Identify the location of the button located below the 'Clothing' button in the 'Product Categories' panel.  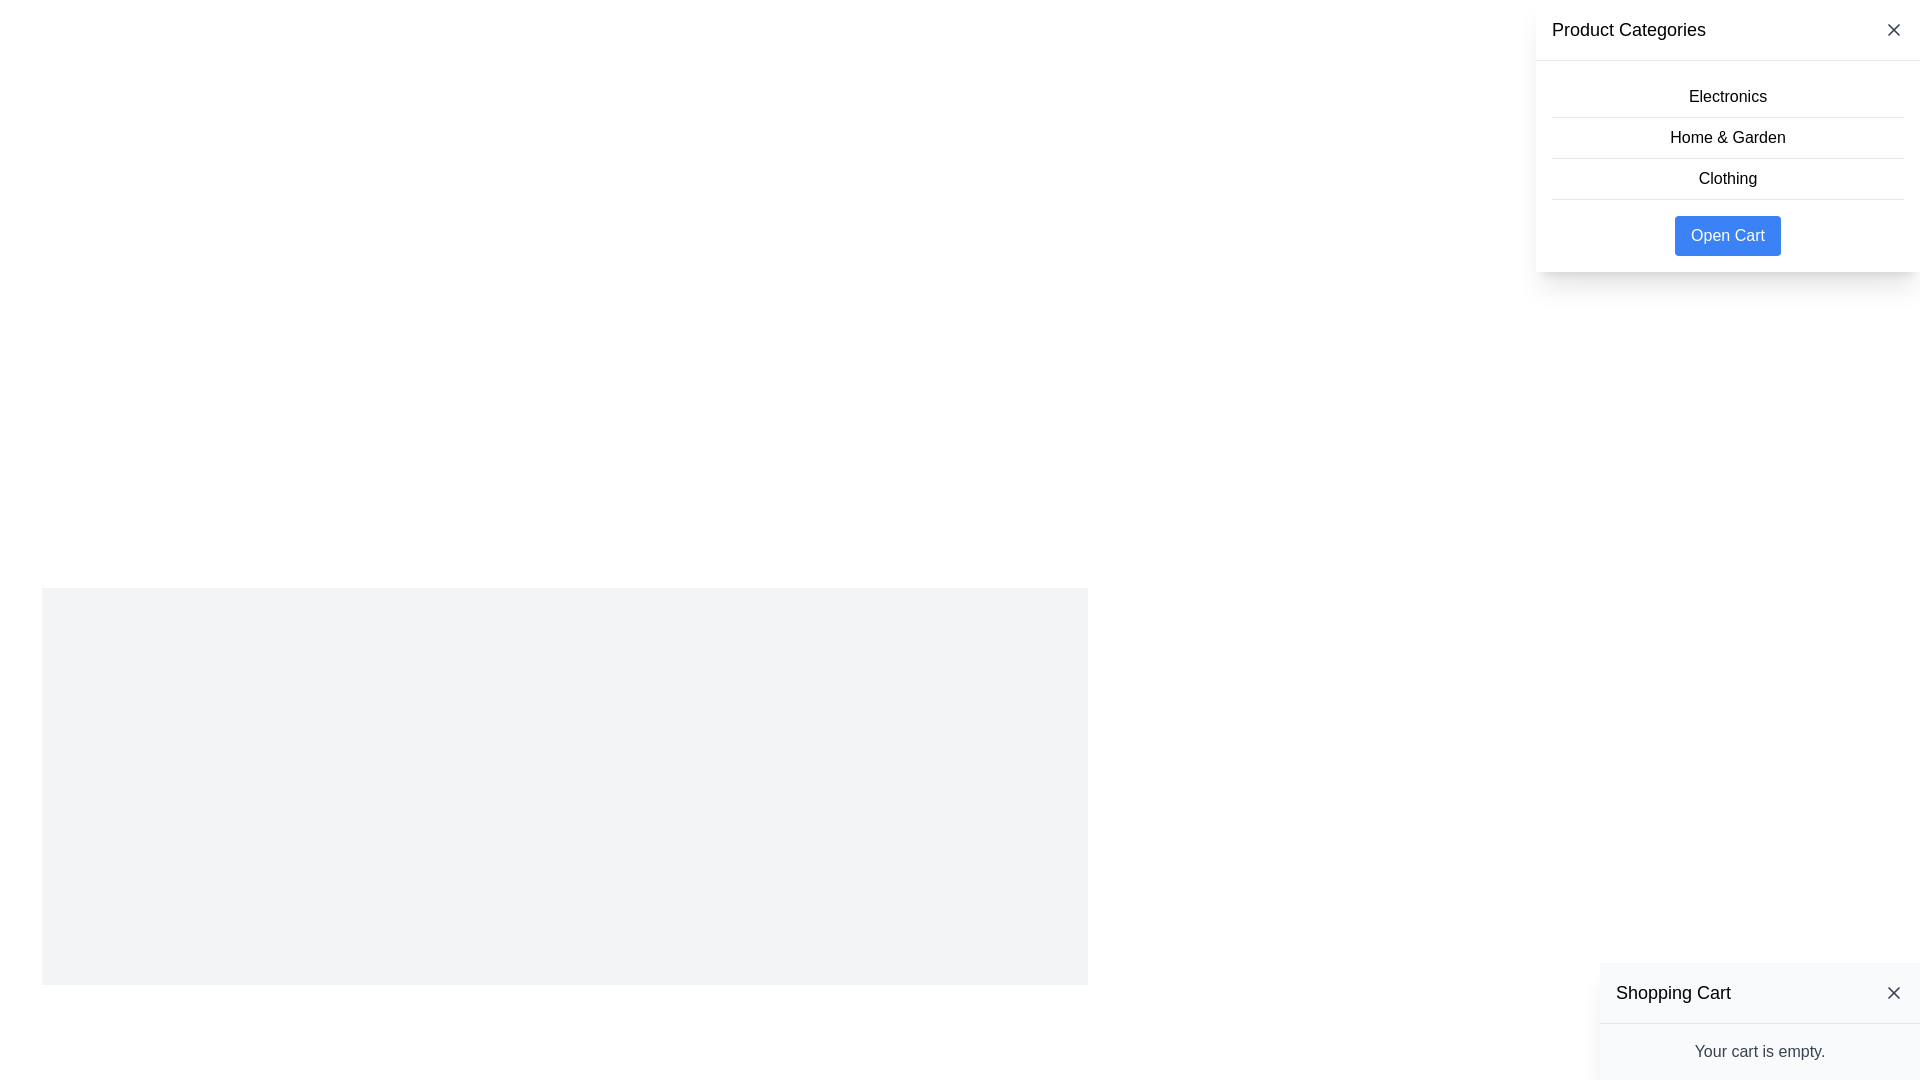
(1727, 234).